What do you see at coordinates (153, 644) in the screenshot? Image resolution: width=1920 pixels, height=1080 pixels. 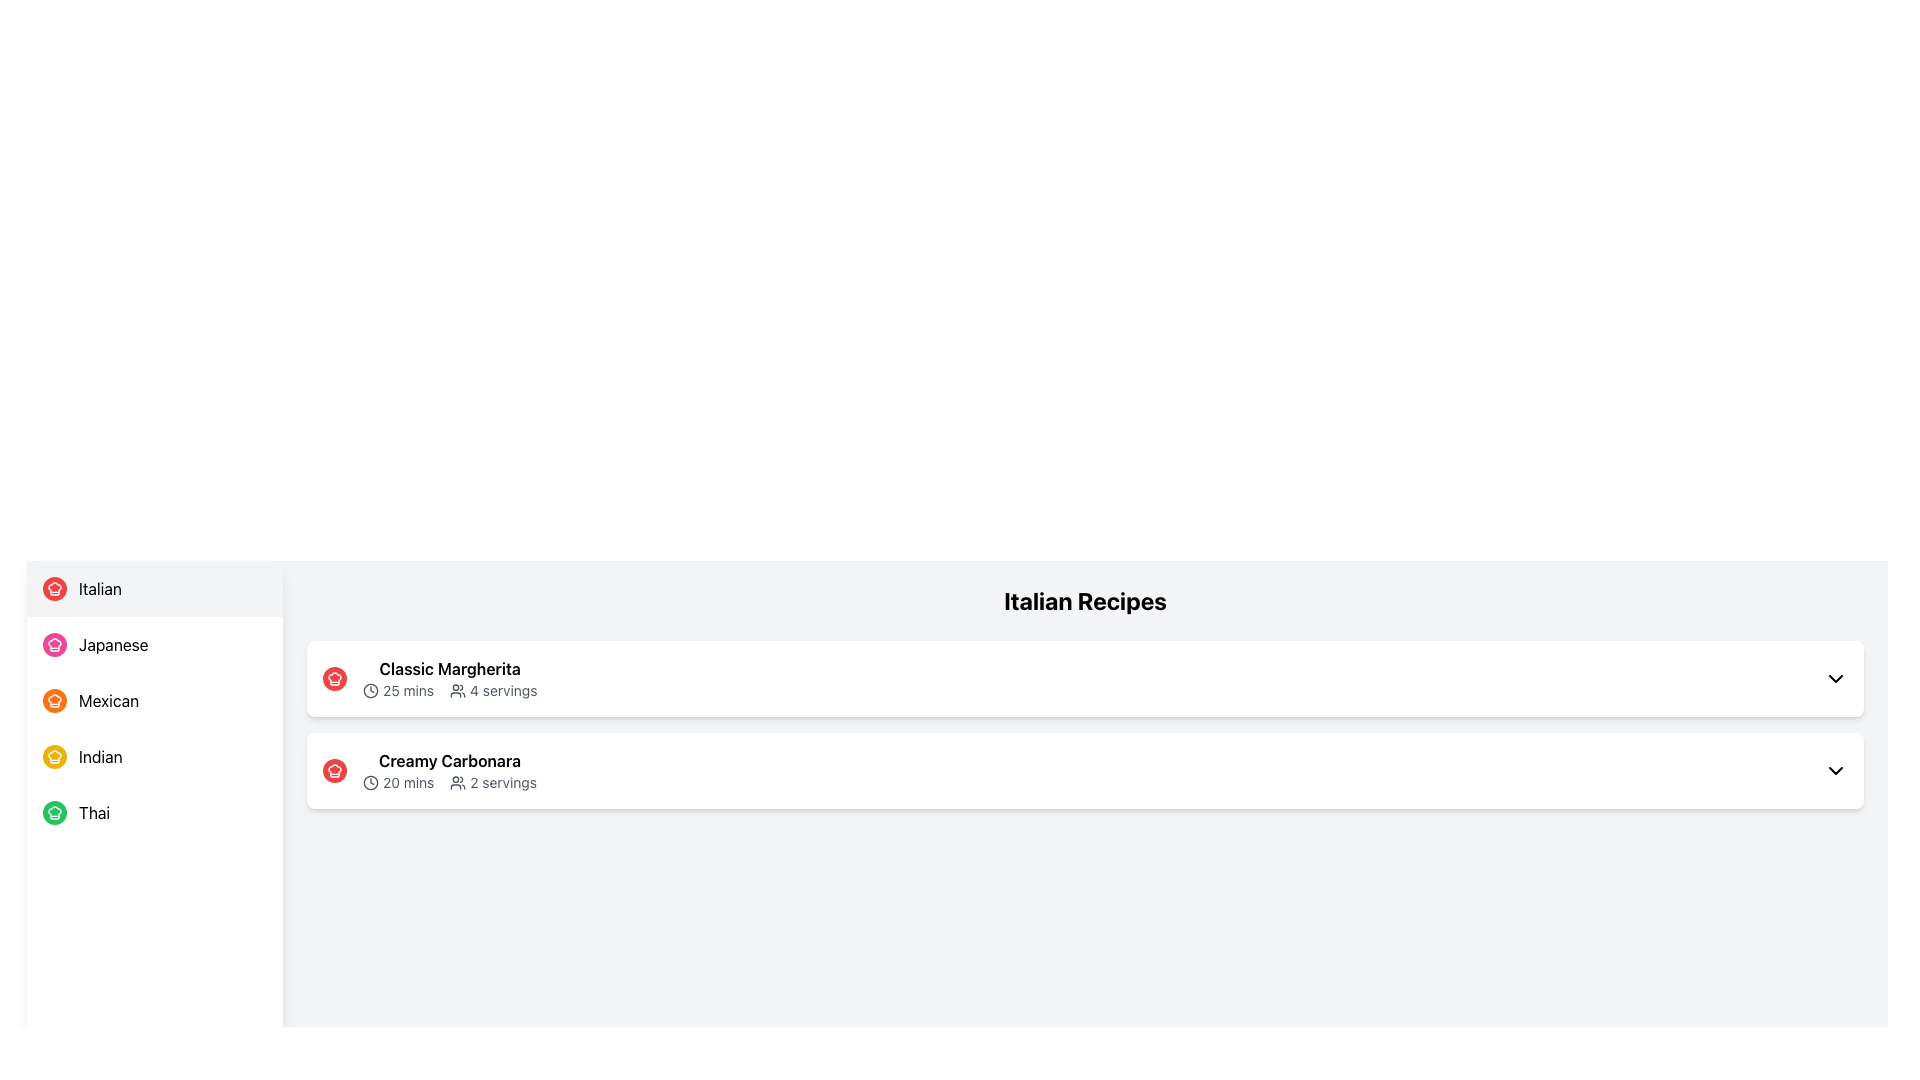 I see `the navigation button for the 'Japanese' category located in the sidebar menu, which is the second option from the top` at bounding box center [153, 644].